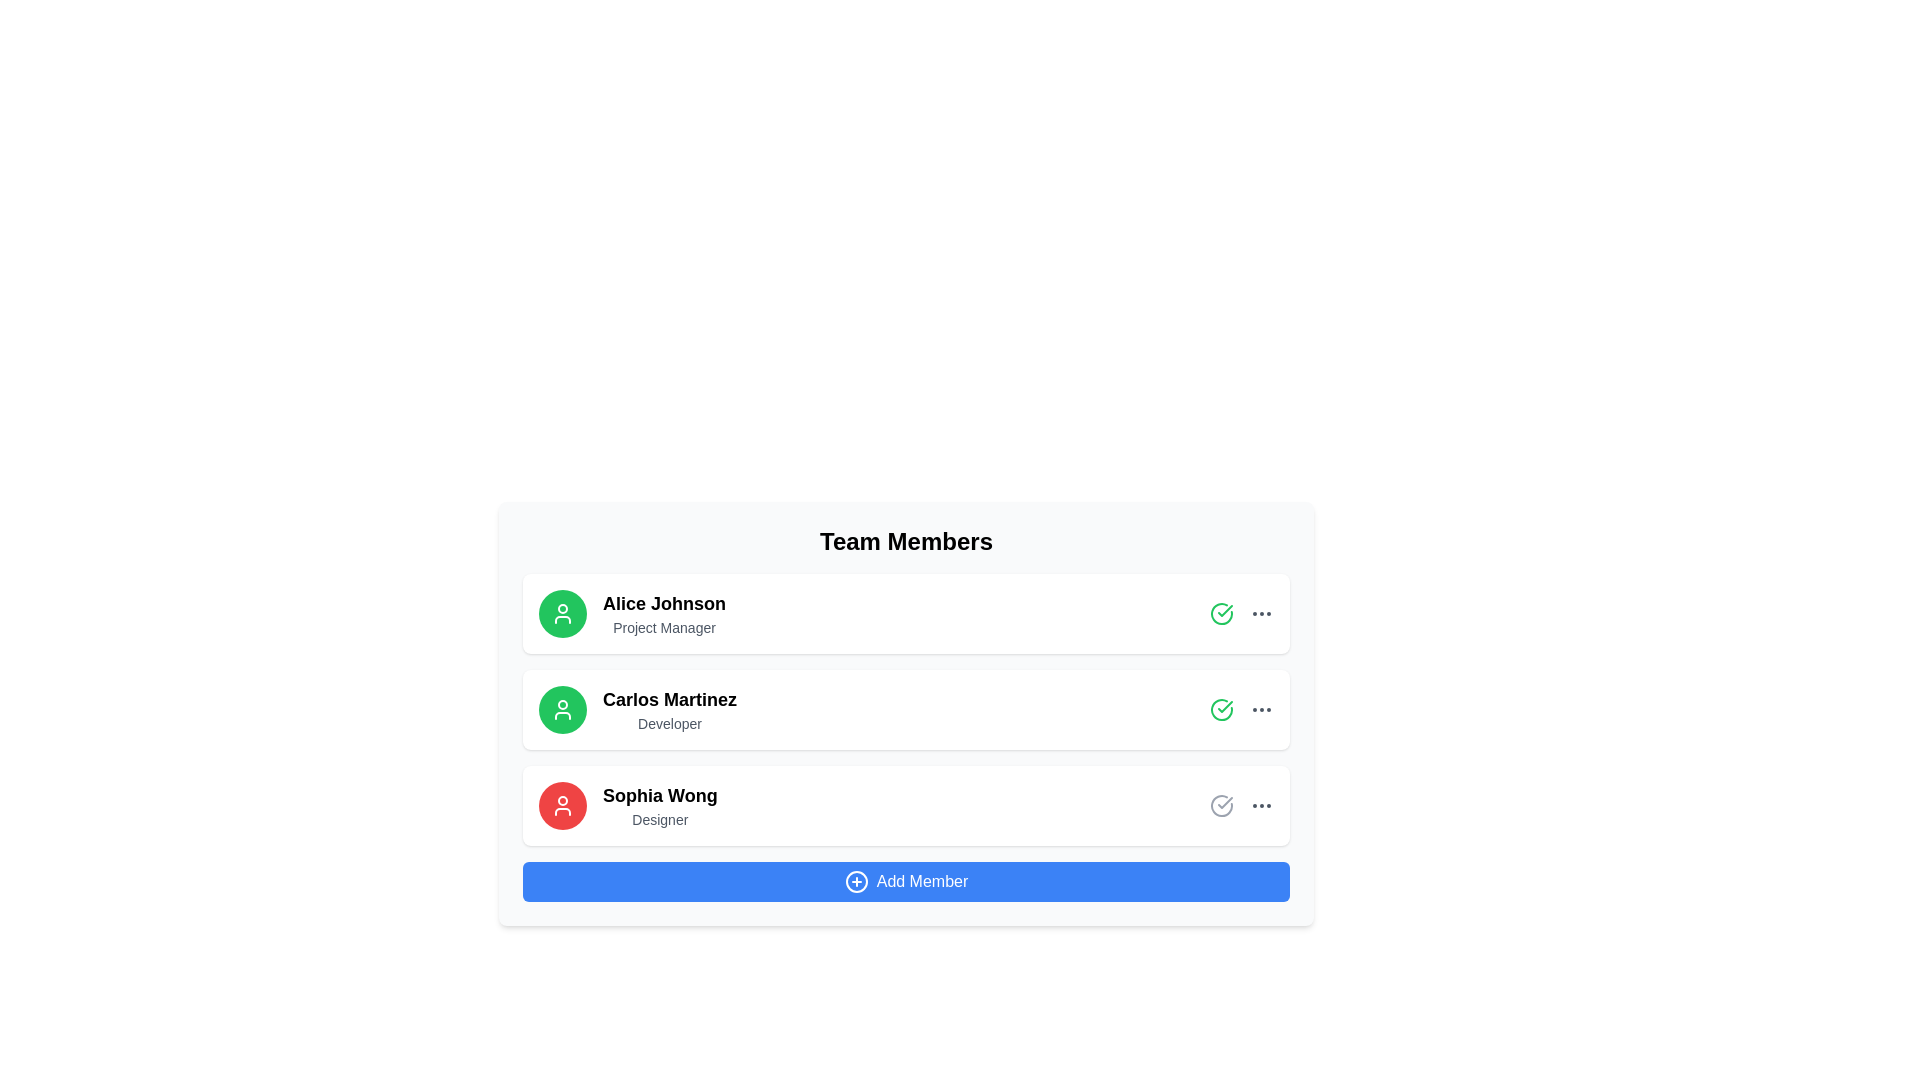  I want to click on the status indicated by the graphical icon representing a circular outline within the checkmark icon, located to the far right of the row for 'Carlos Martinez.', so click(1221, 708).